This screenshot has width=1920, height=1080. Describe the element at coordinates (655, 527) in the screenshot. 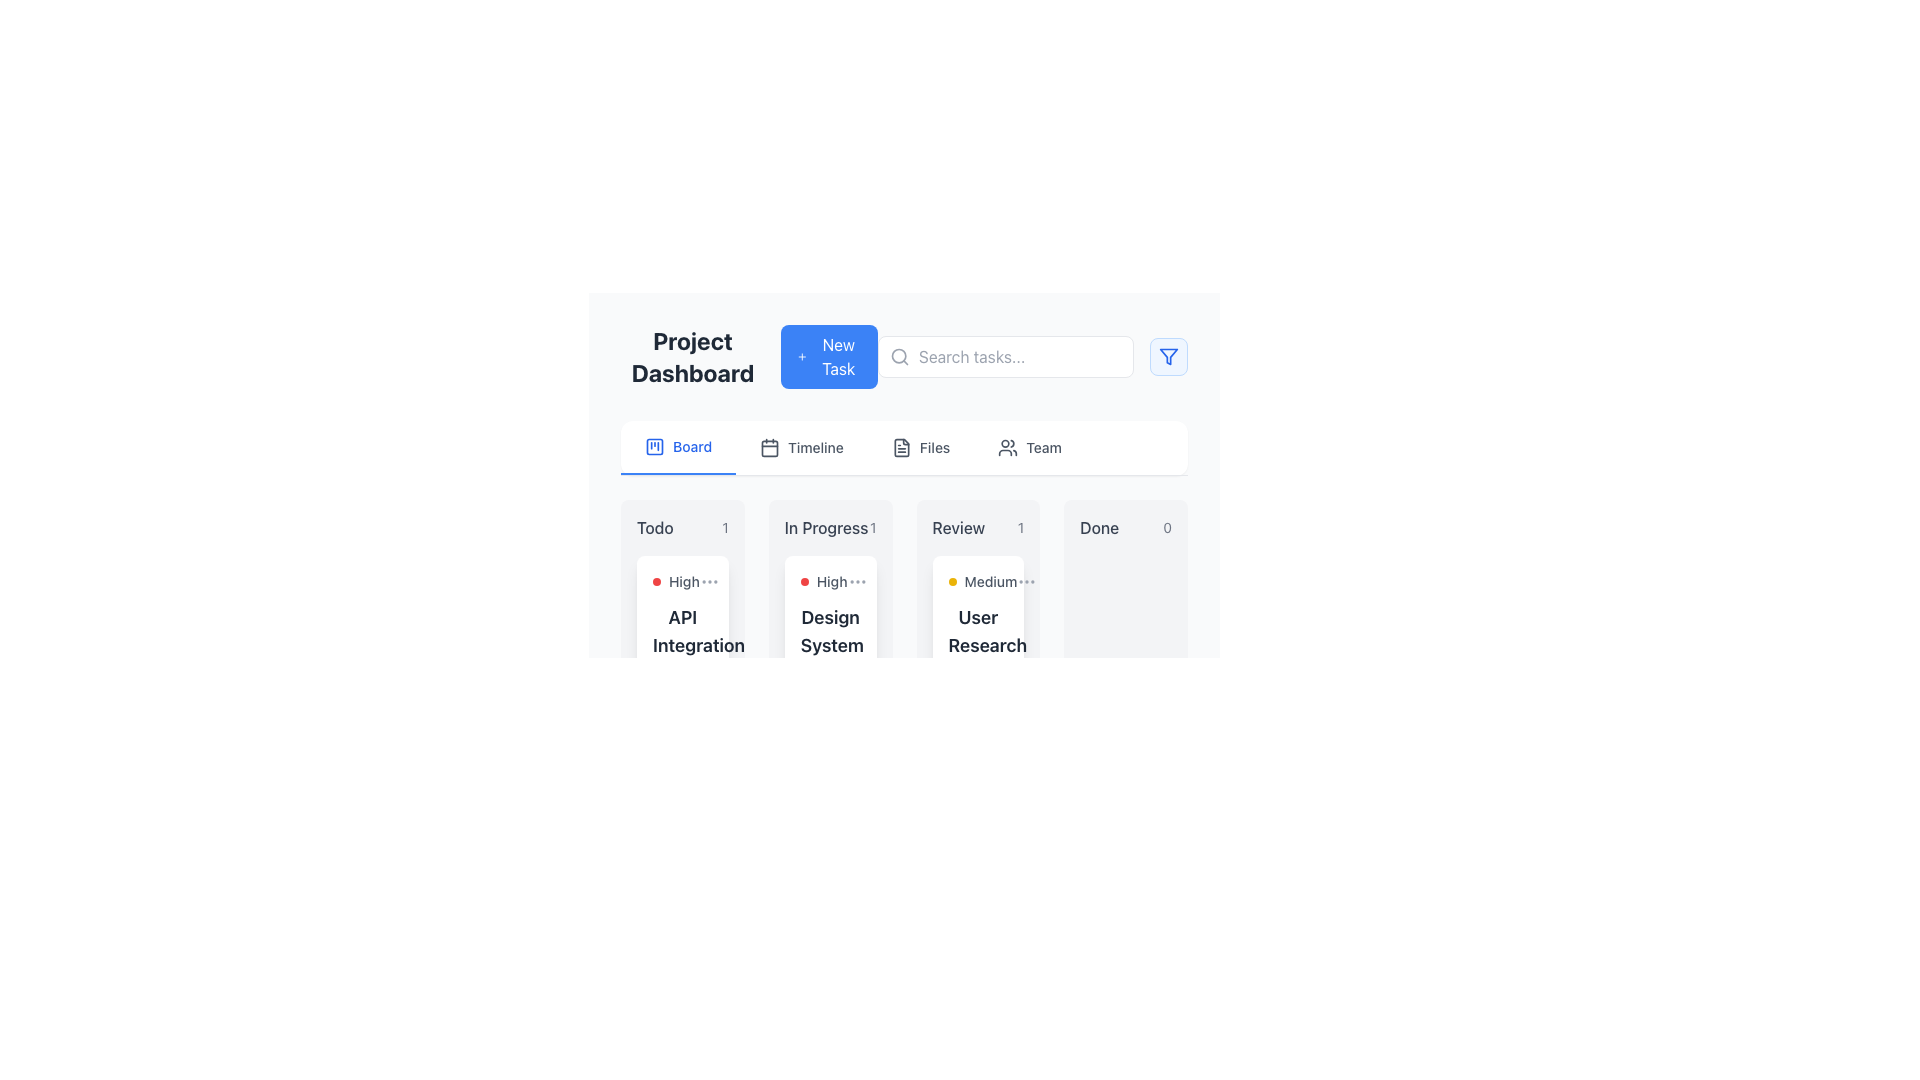

I see `the 'Todo' text label that categorizes a specific section in the application` at that location.